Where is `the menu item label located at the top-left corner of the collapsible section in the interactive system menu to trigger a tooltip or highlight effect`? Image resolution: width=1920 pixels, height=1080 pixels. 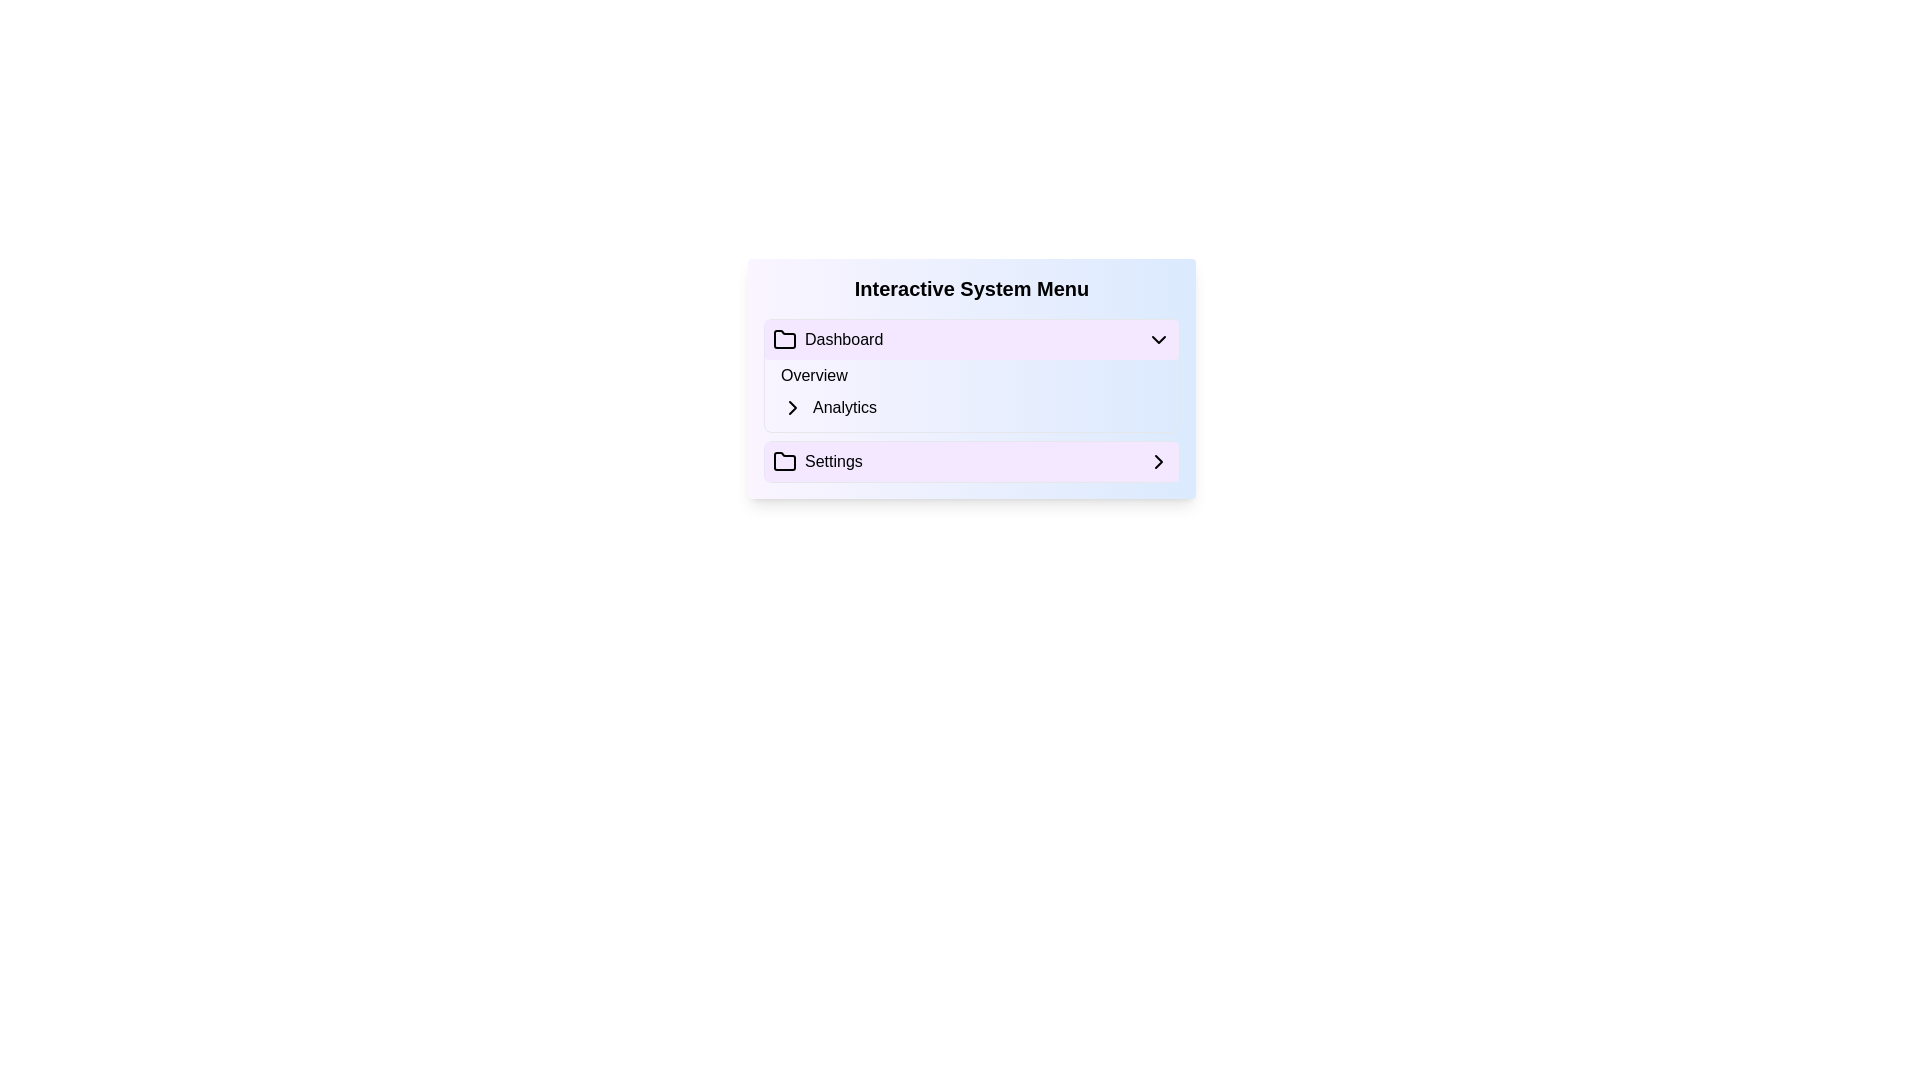 the menu item label located at the top-left corner of the collapsible section in the interactive system menu to trigger a tooltip or highlight effect is located at coordinates (828, 338).